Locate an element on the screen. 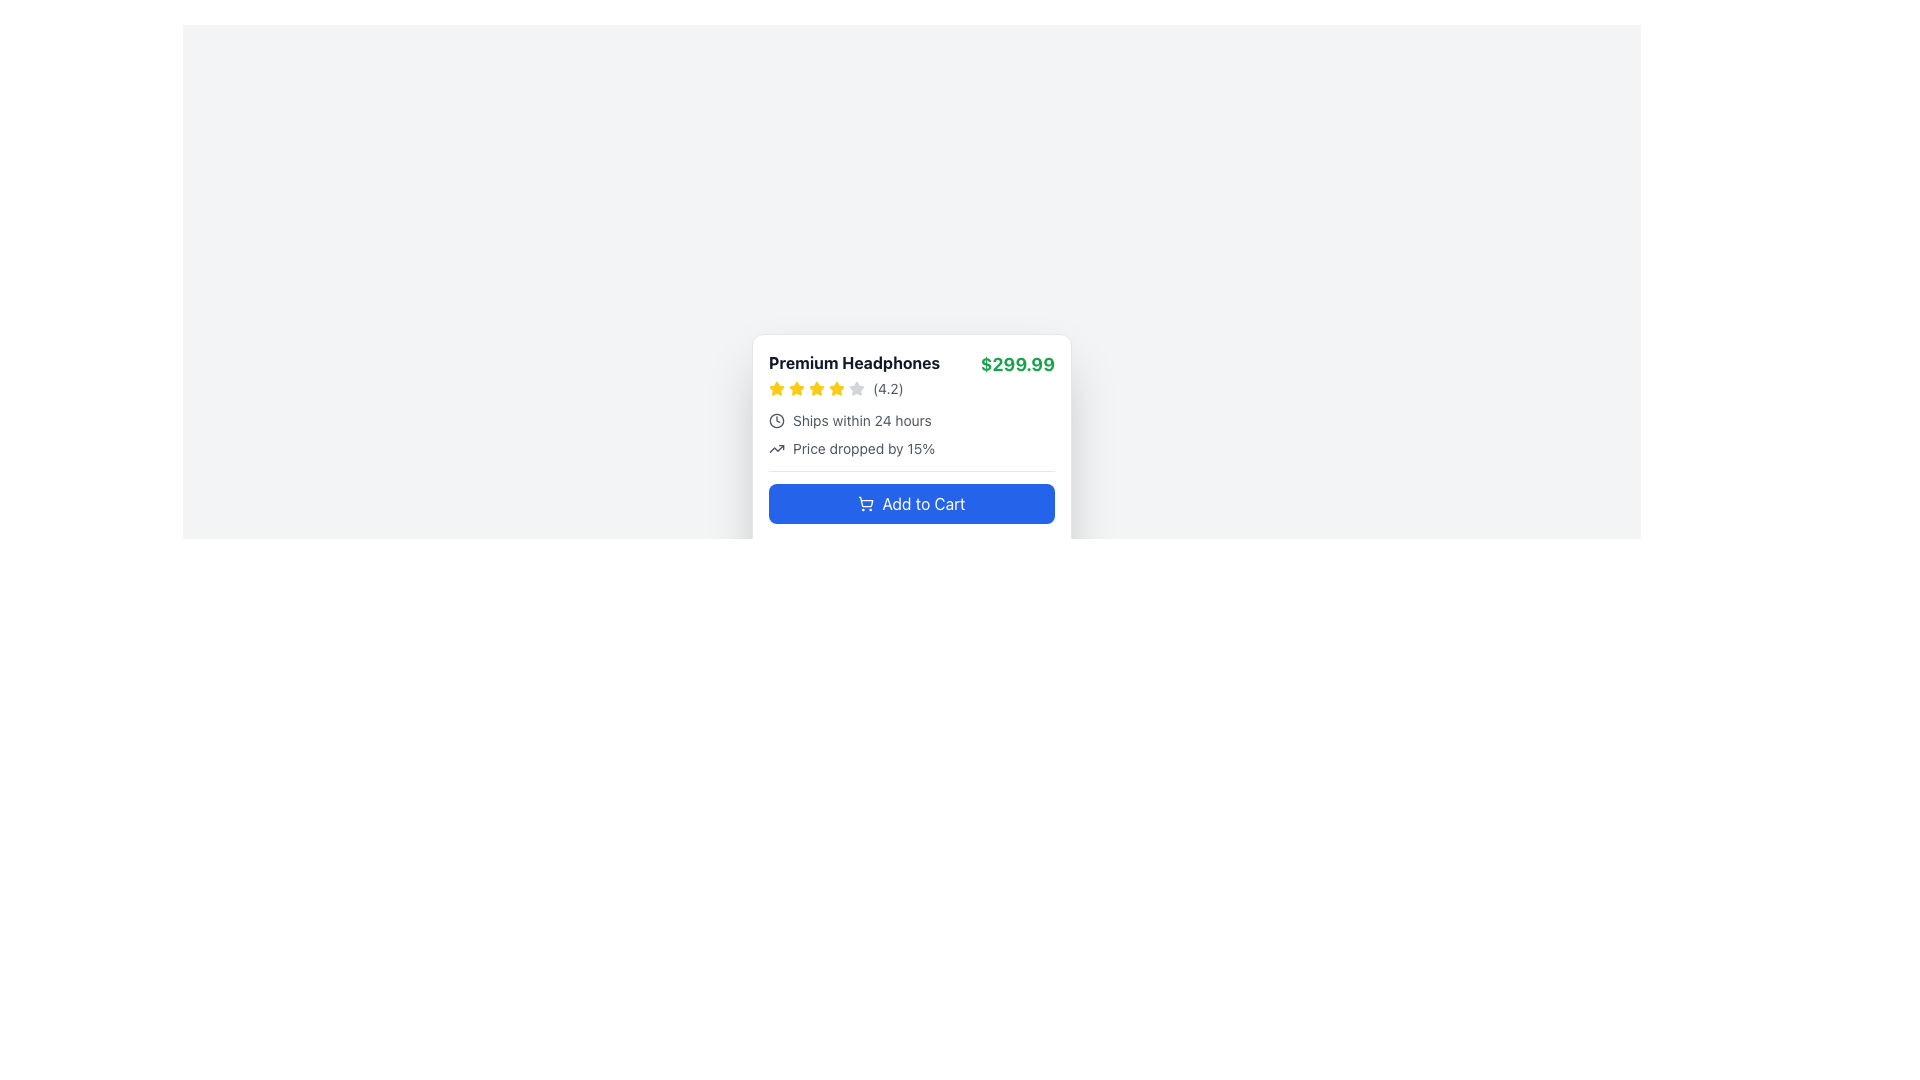 The image size is (1920, 1080). the bright blue 'Add to Cart' button with a shopping cart icon is located at coordinates (911, 518).